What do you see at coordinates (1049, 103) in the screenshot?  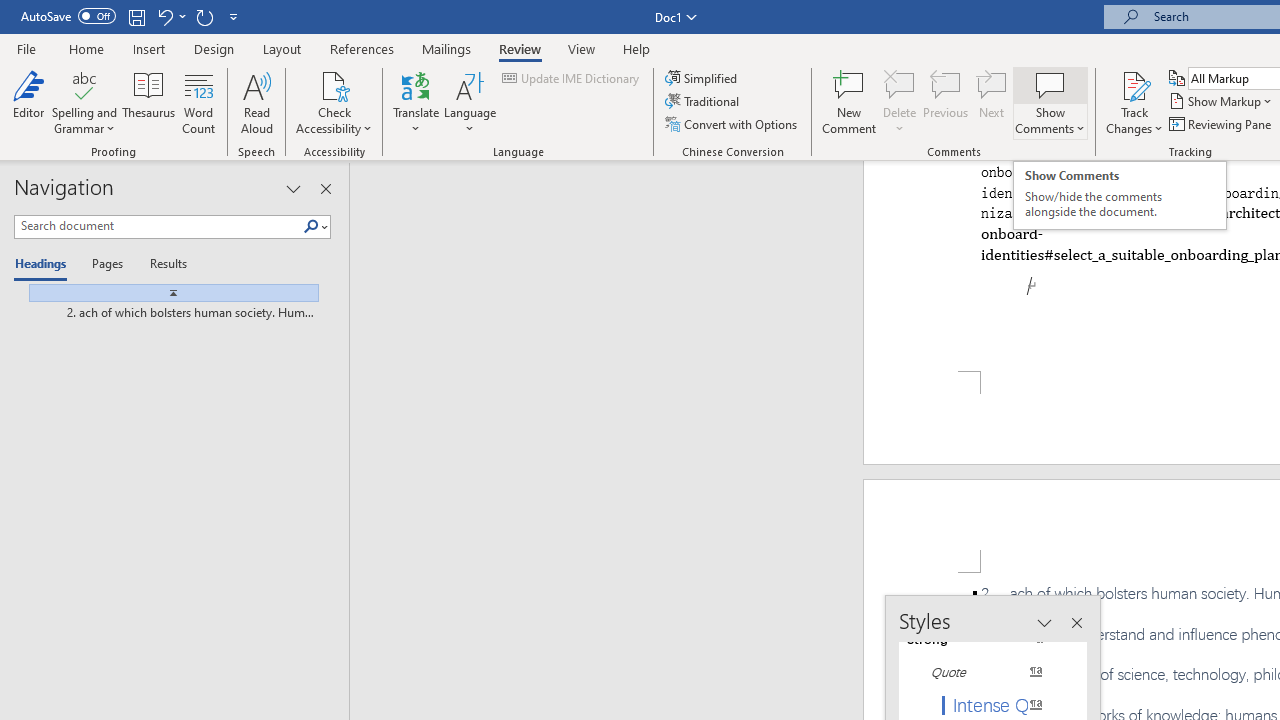 I see `'Show Comments'` at bounding box center [1049, 103].